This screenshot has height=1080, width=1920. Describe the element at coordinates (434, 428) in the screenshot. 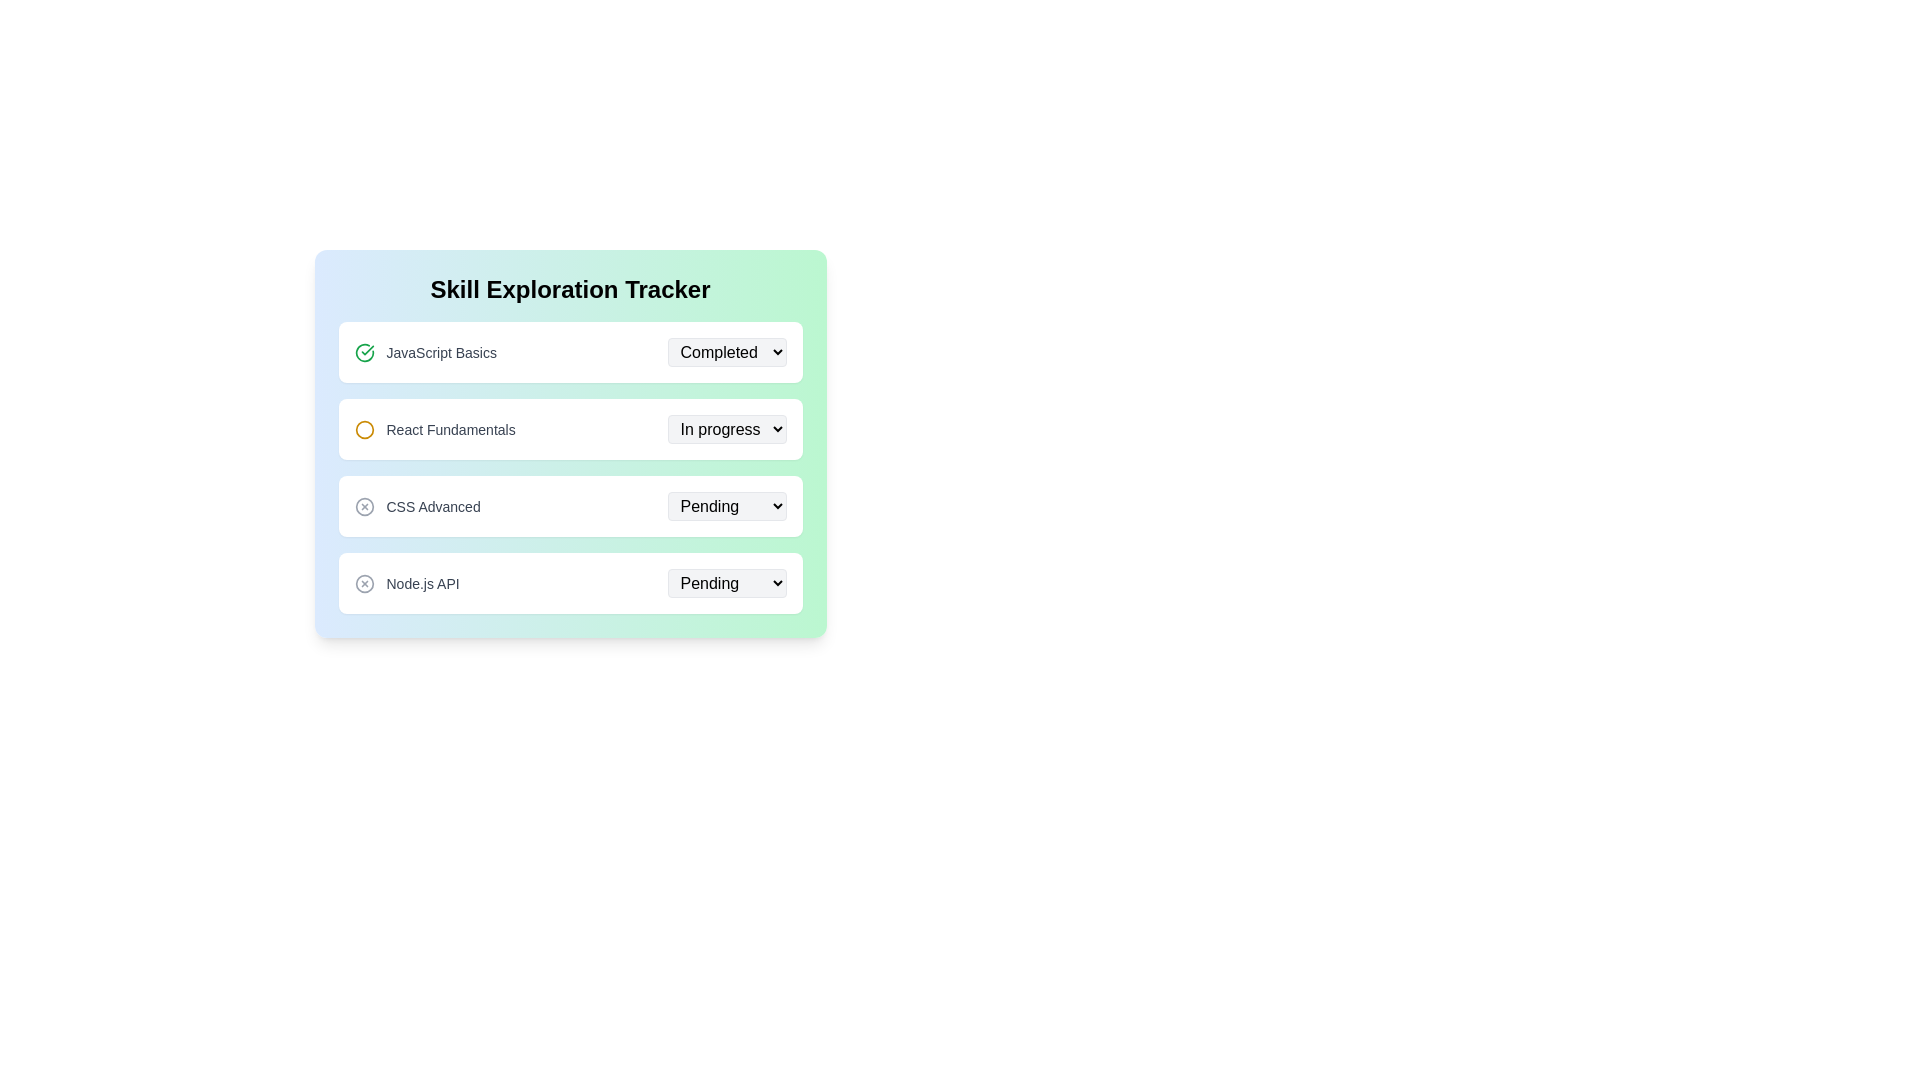

I see `the text label displaying 'React Fundamentals', which is styled with a smaller font size and medium font weight, located next to a circular yellow icon under the title 'Skill Exploration Tracker'` at that location.